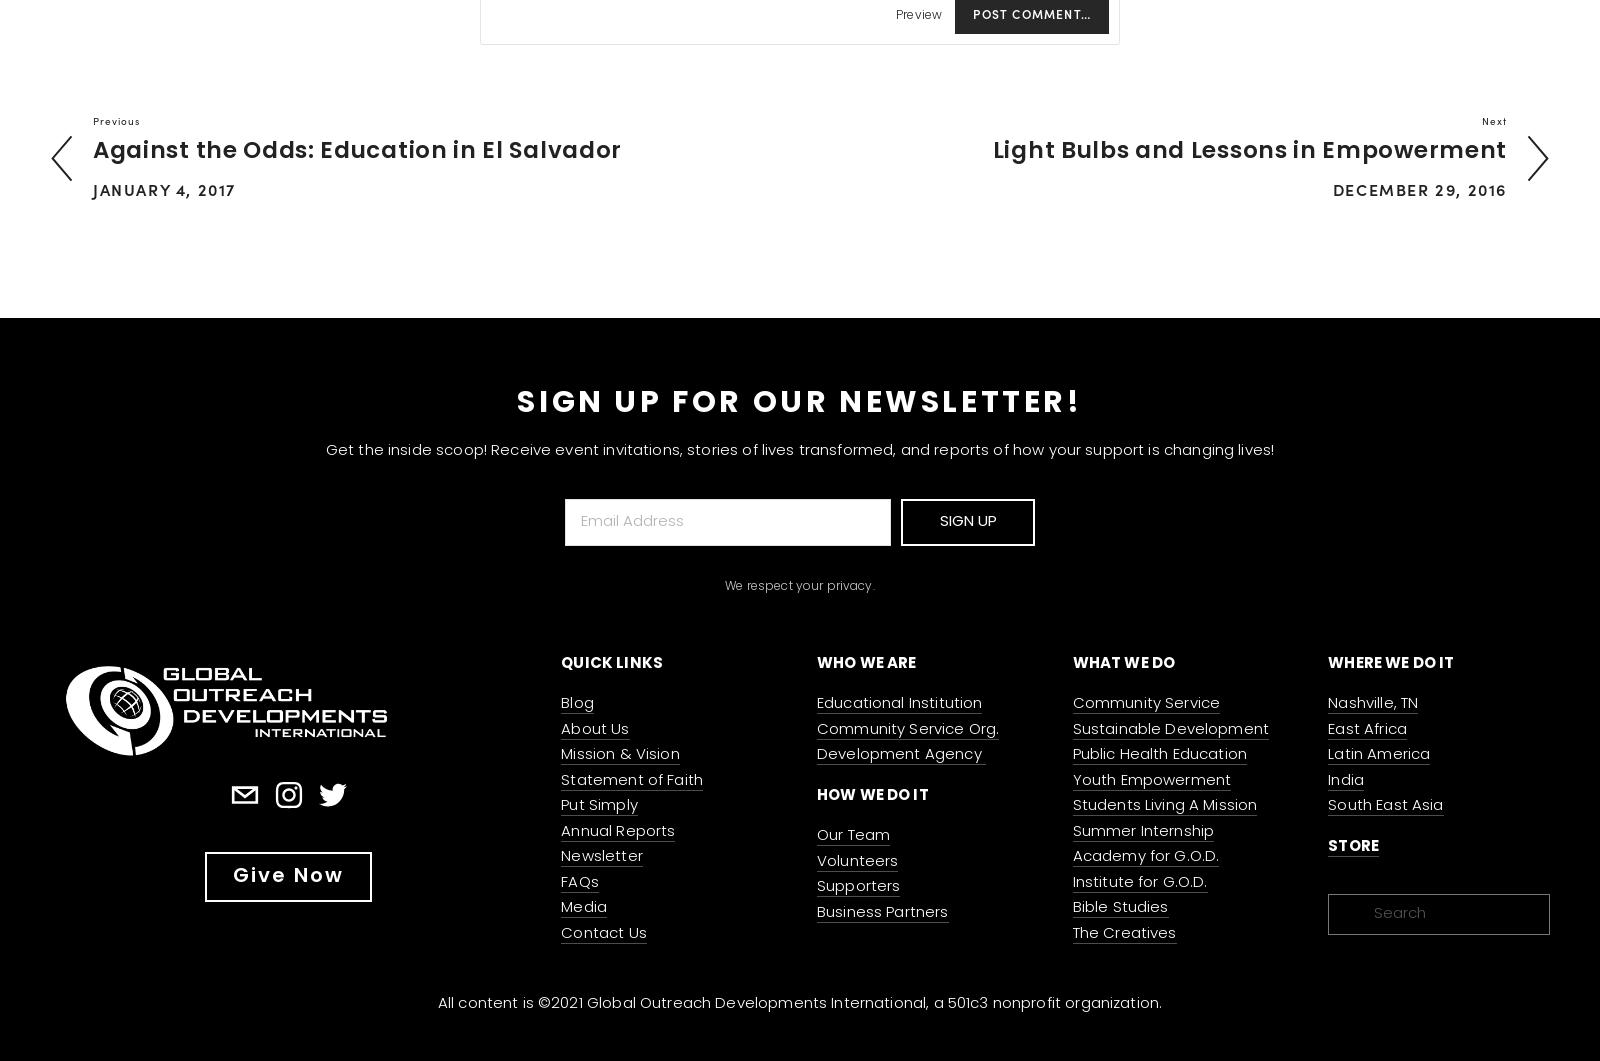  I want to click on 'Students Living A Mission', so click(1164, 806).